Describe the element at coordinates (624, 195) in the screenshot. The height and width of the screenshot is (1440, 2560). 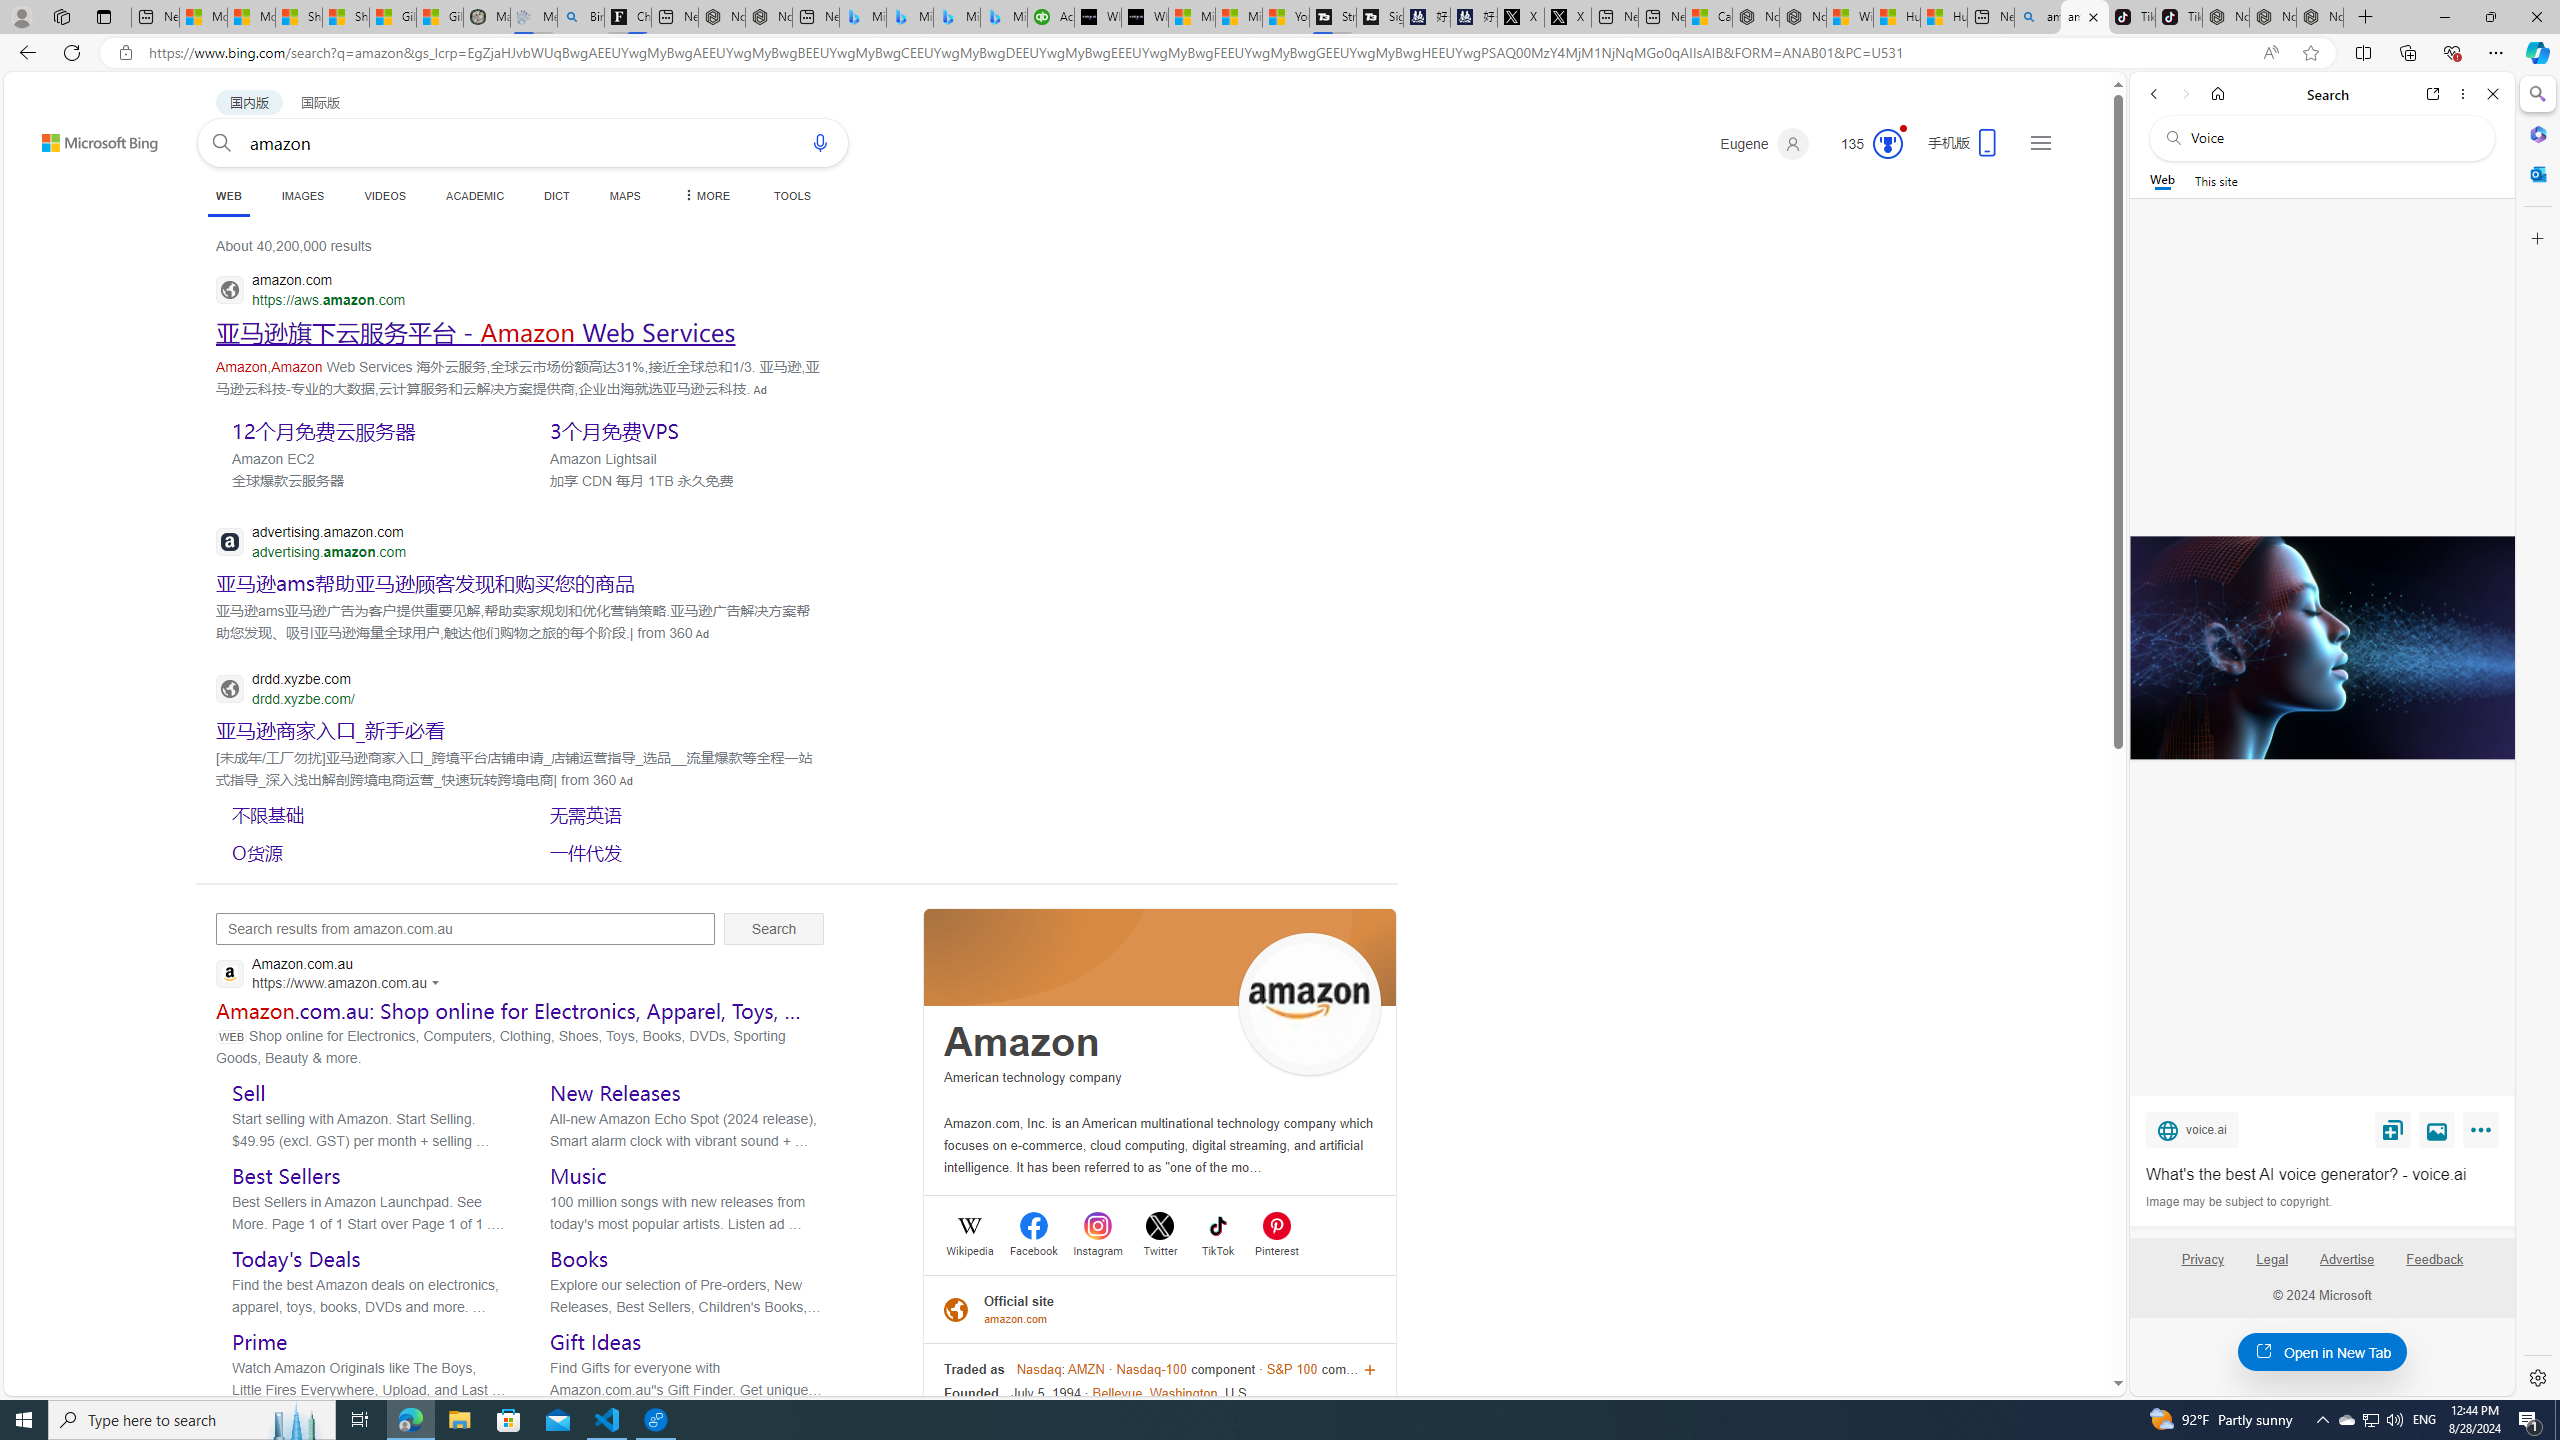
I see `'MAPS'` at that location.